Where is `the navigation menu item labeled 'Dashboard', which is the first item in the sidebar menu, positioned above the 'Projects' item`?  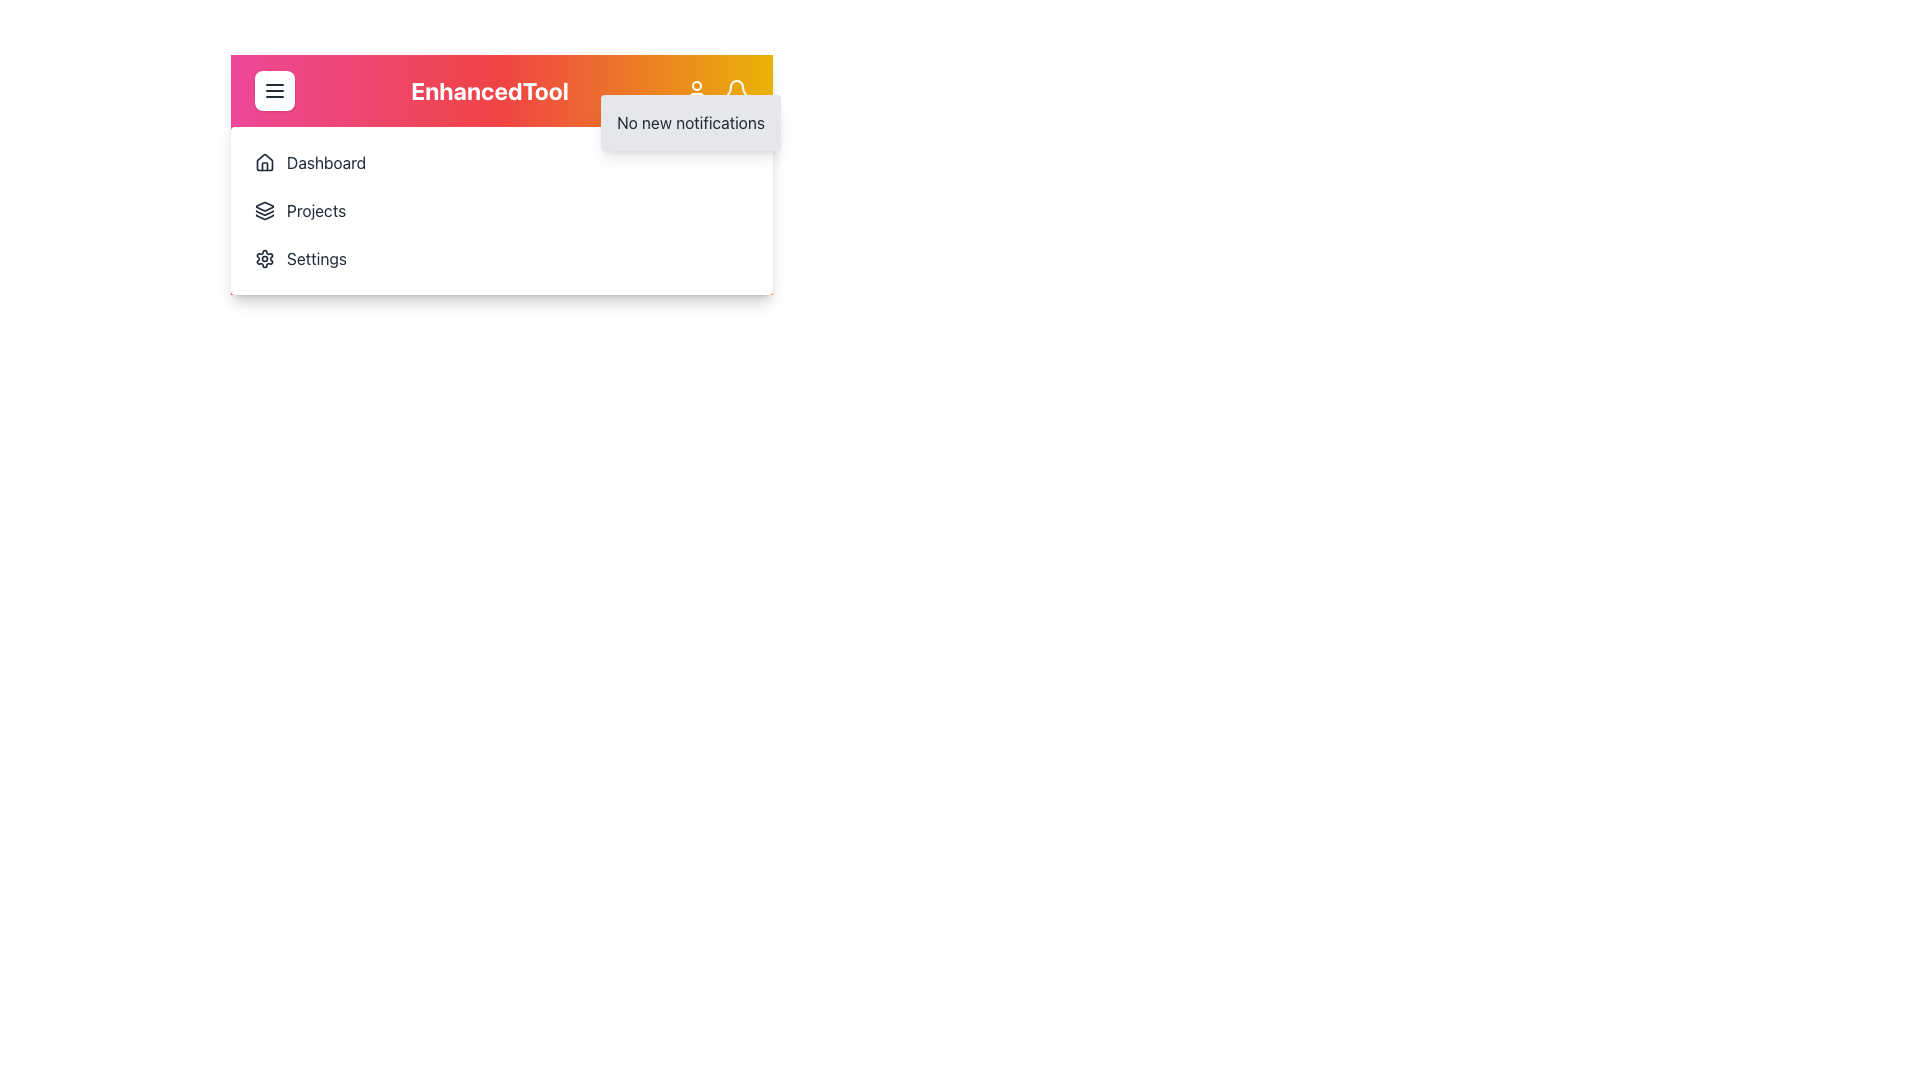 the navigation menu item labeled 'Dashboard', which is the first item in the sidebar menu, positioned above the 'Projects' item is located at coordinates (502, 161).